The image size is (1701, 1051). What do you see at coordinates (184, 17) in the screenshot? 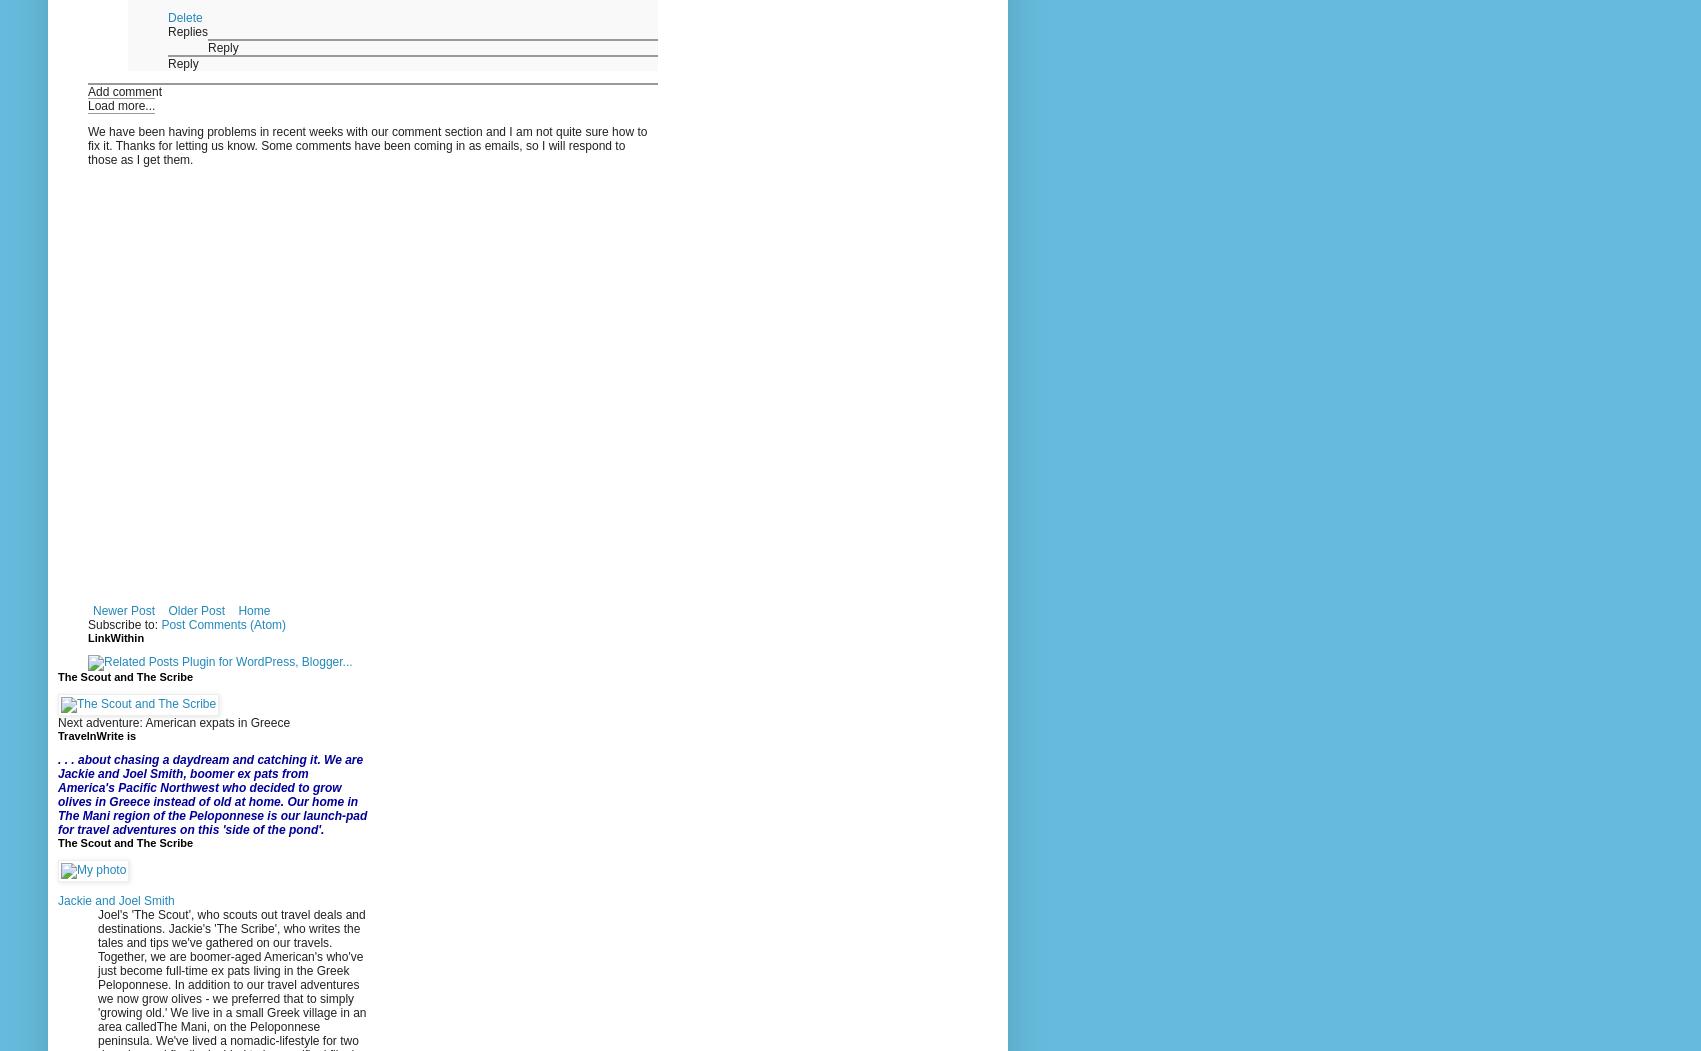
I see `'Delete'` at bounding box center [184, 17].